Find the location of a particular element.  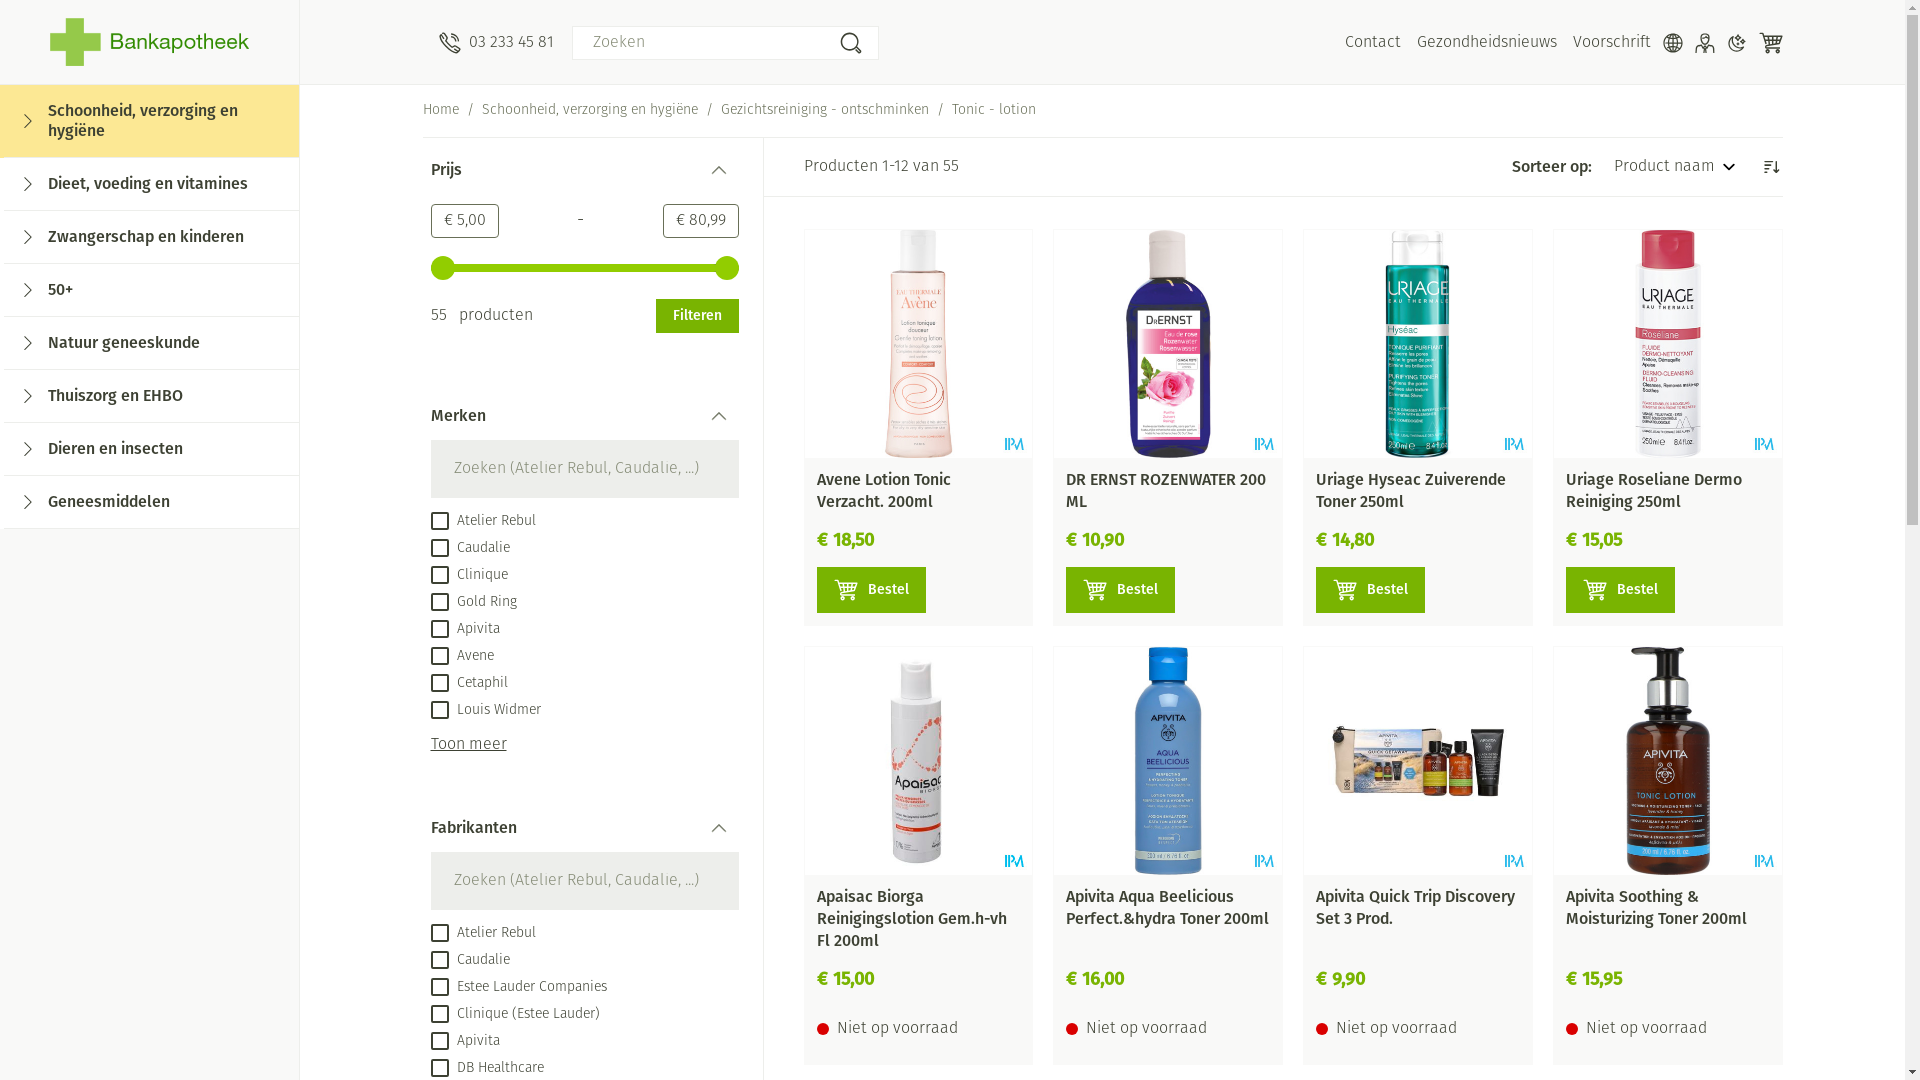

'Caudalie' is located at coordinates (468, 547).